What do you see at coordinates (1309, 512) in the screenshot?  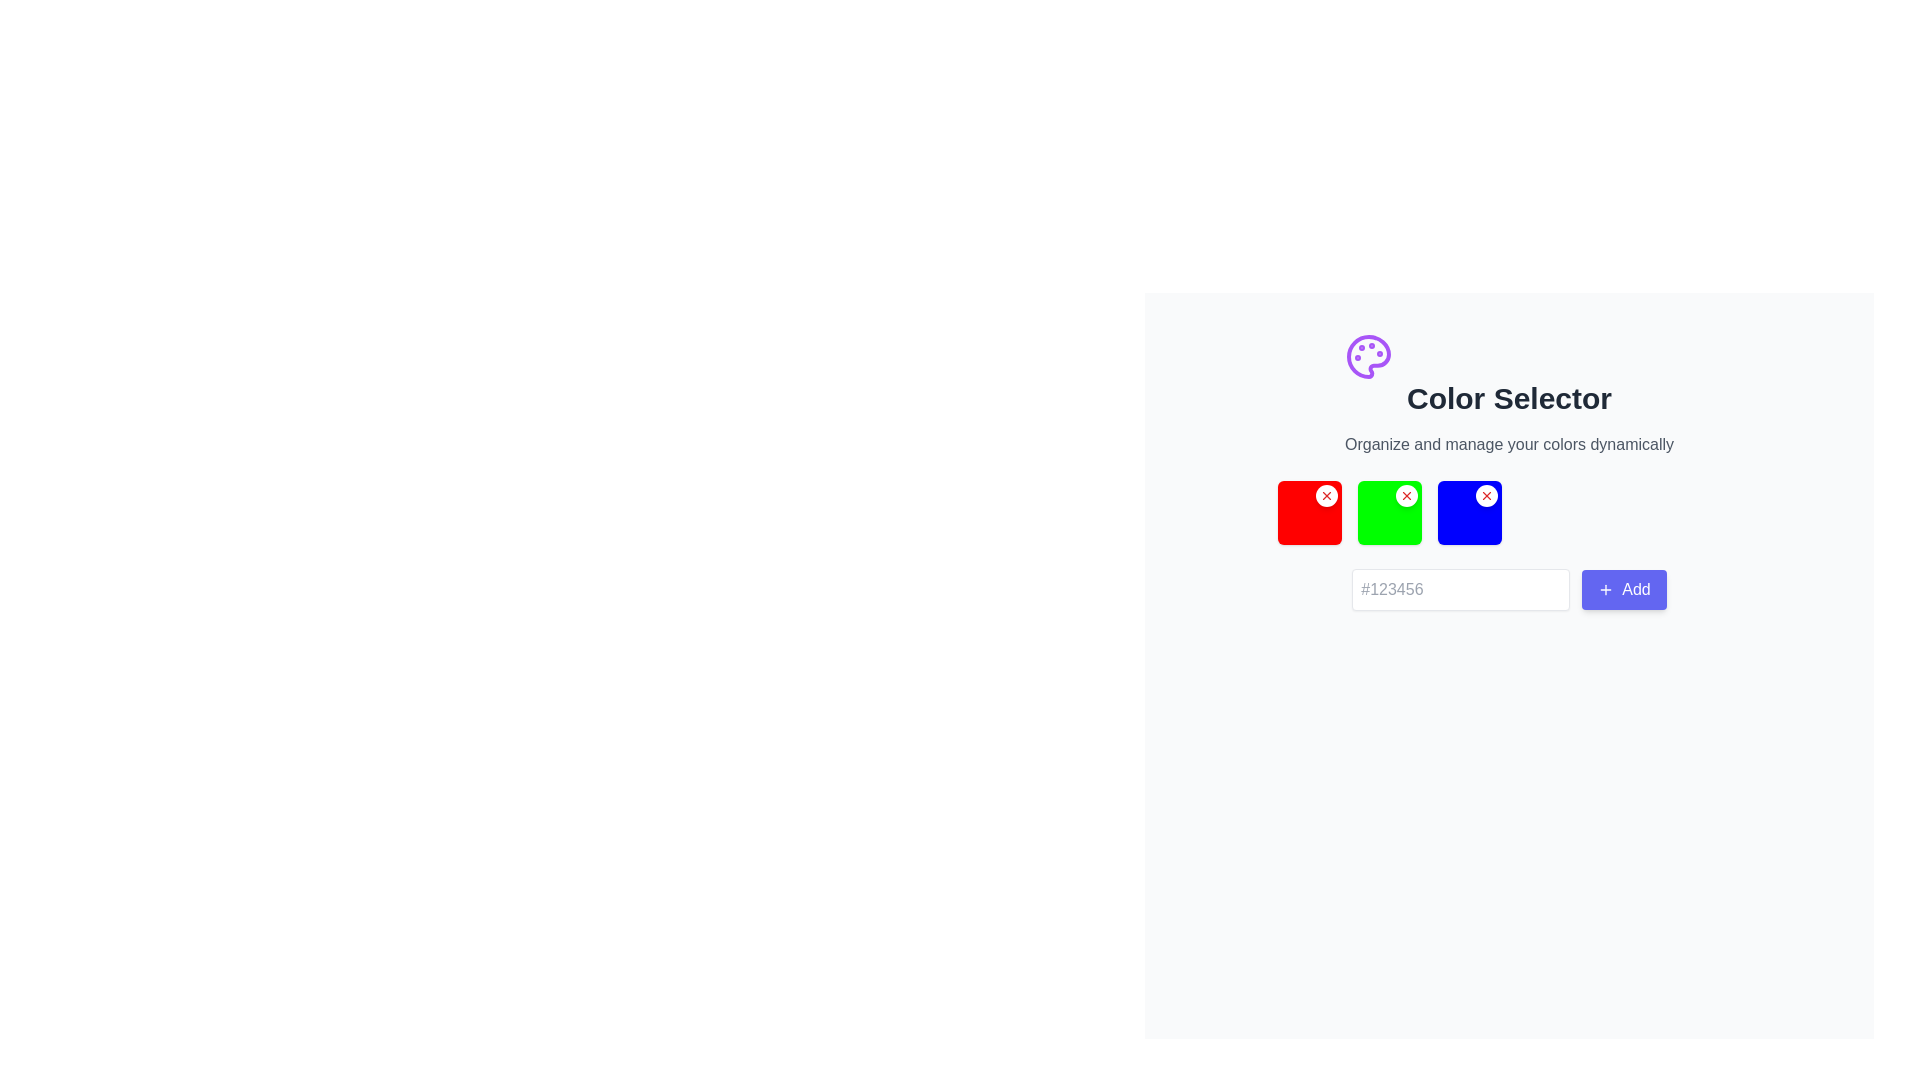 I see `the leftmost red color swatch` at bounding box center [1309, 512].